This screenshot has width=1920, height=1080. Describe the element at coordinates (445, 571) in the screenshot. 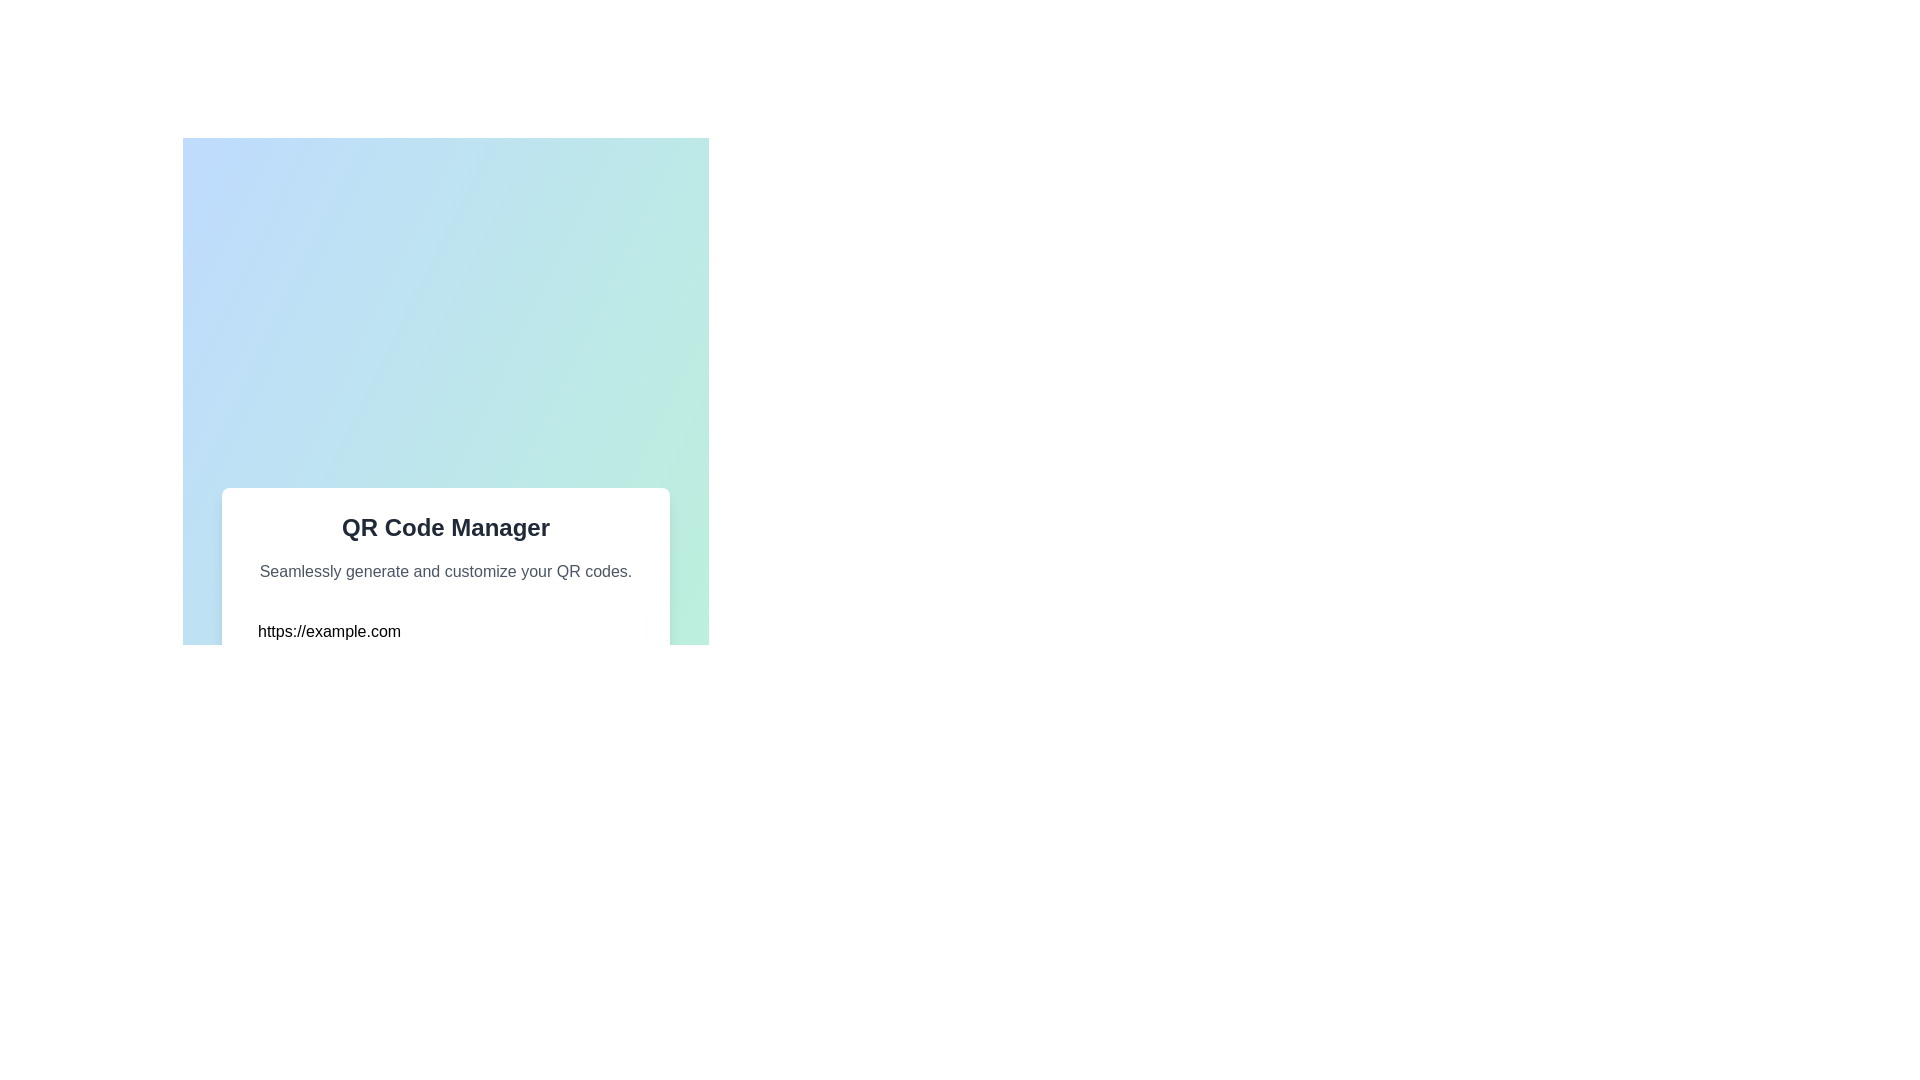

I see `informational text that states 'Seamlessly generate and customize your QR codes.' which is styled in gray and located beneath the title 'QR Code Manager'` at that location.